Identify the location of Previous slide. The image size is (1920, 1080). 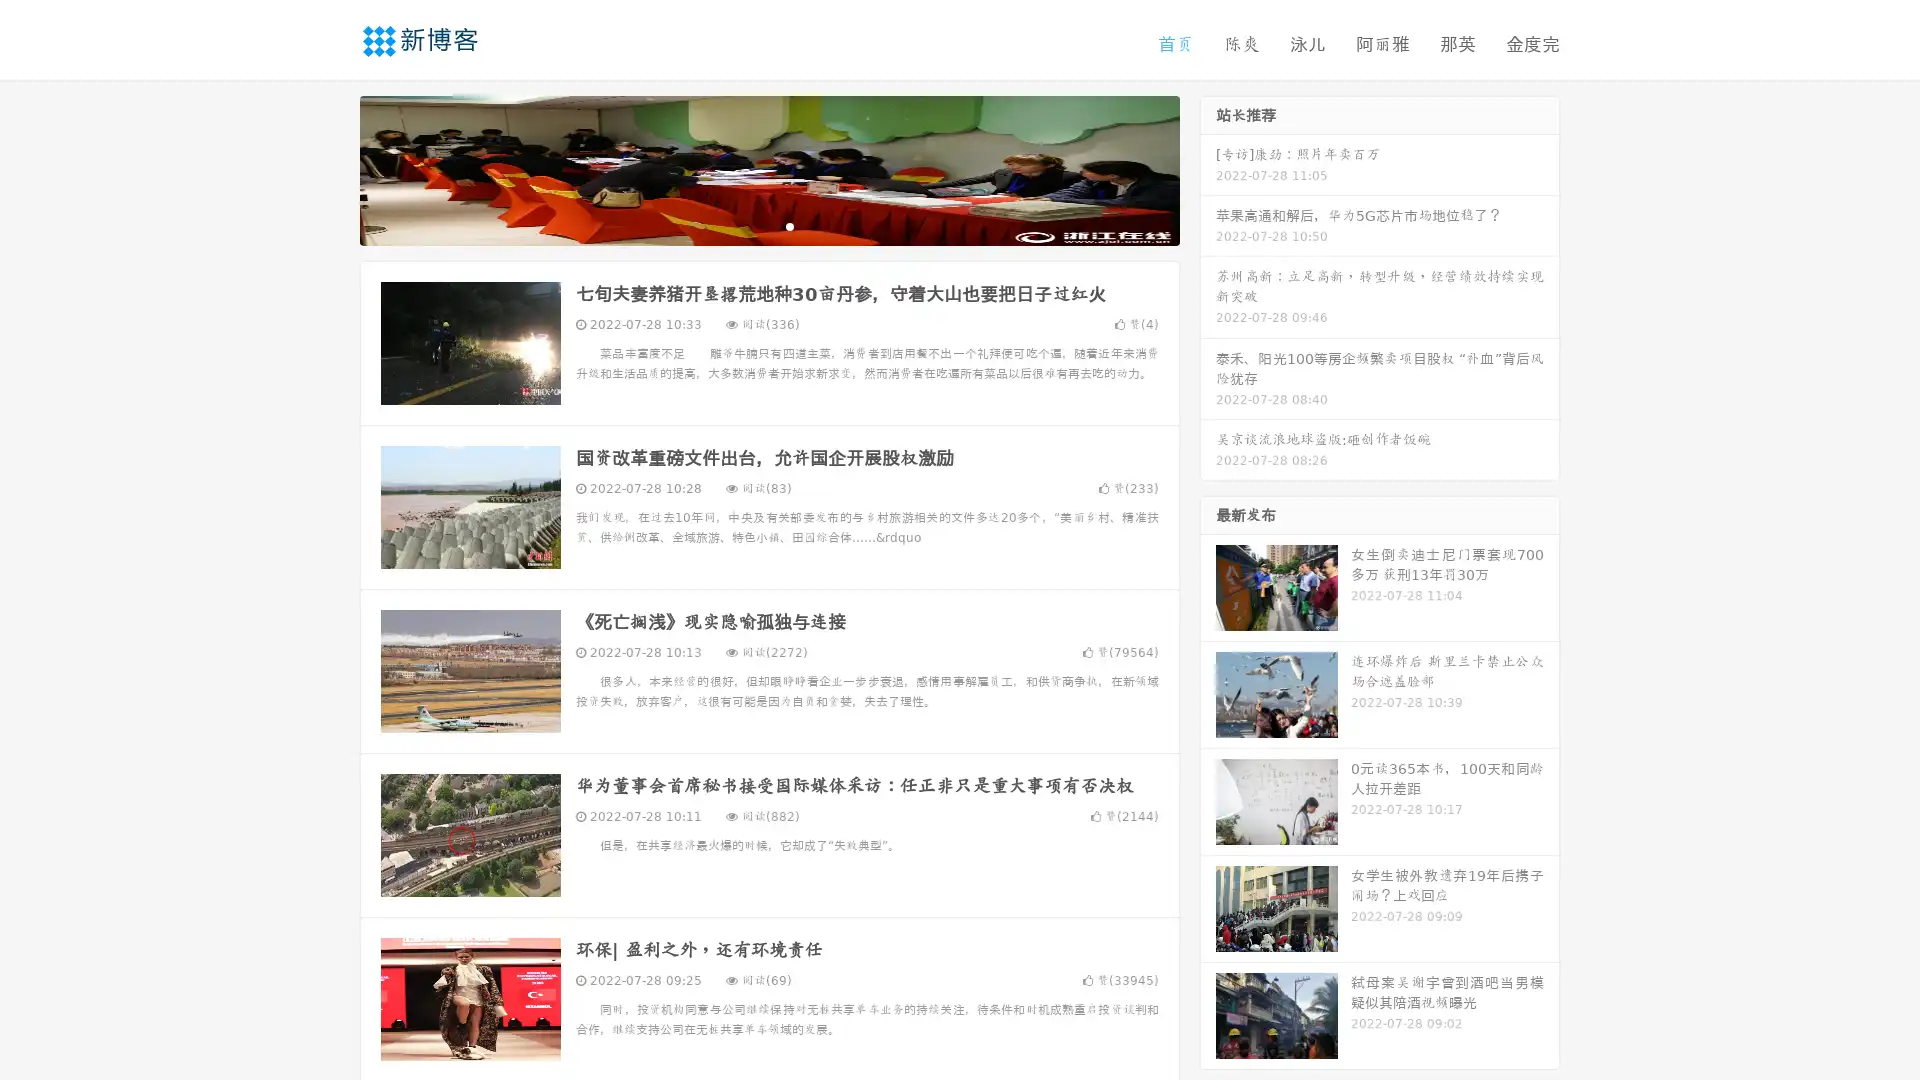
(330, 168).